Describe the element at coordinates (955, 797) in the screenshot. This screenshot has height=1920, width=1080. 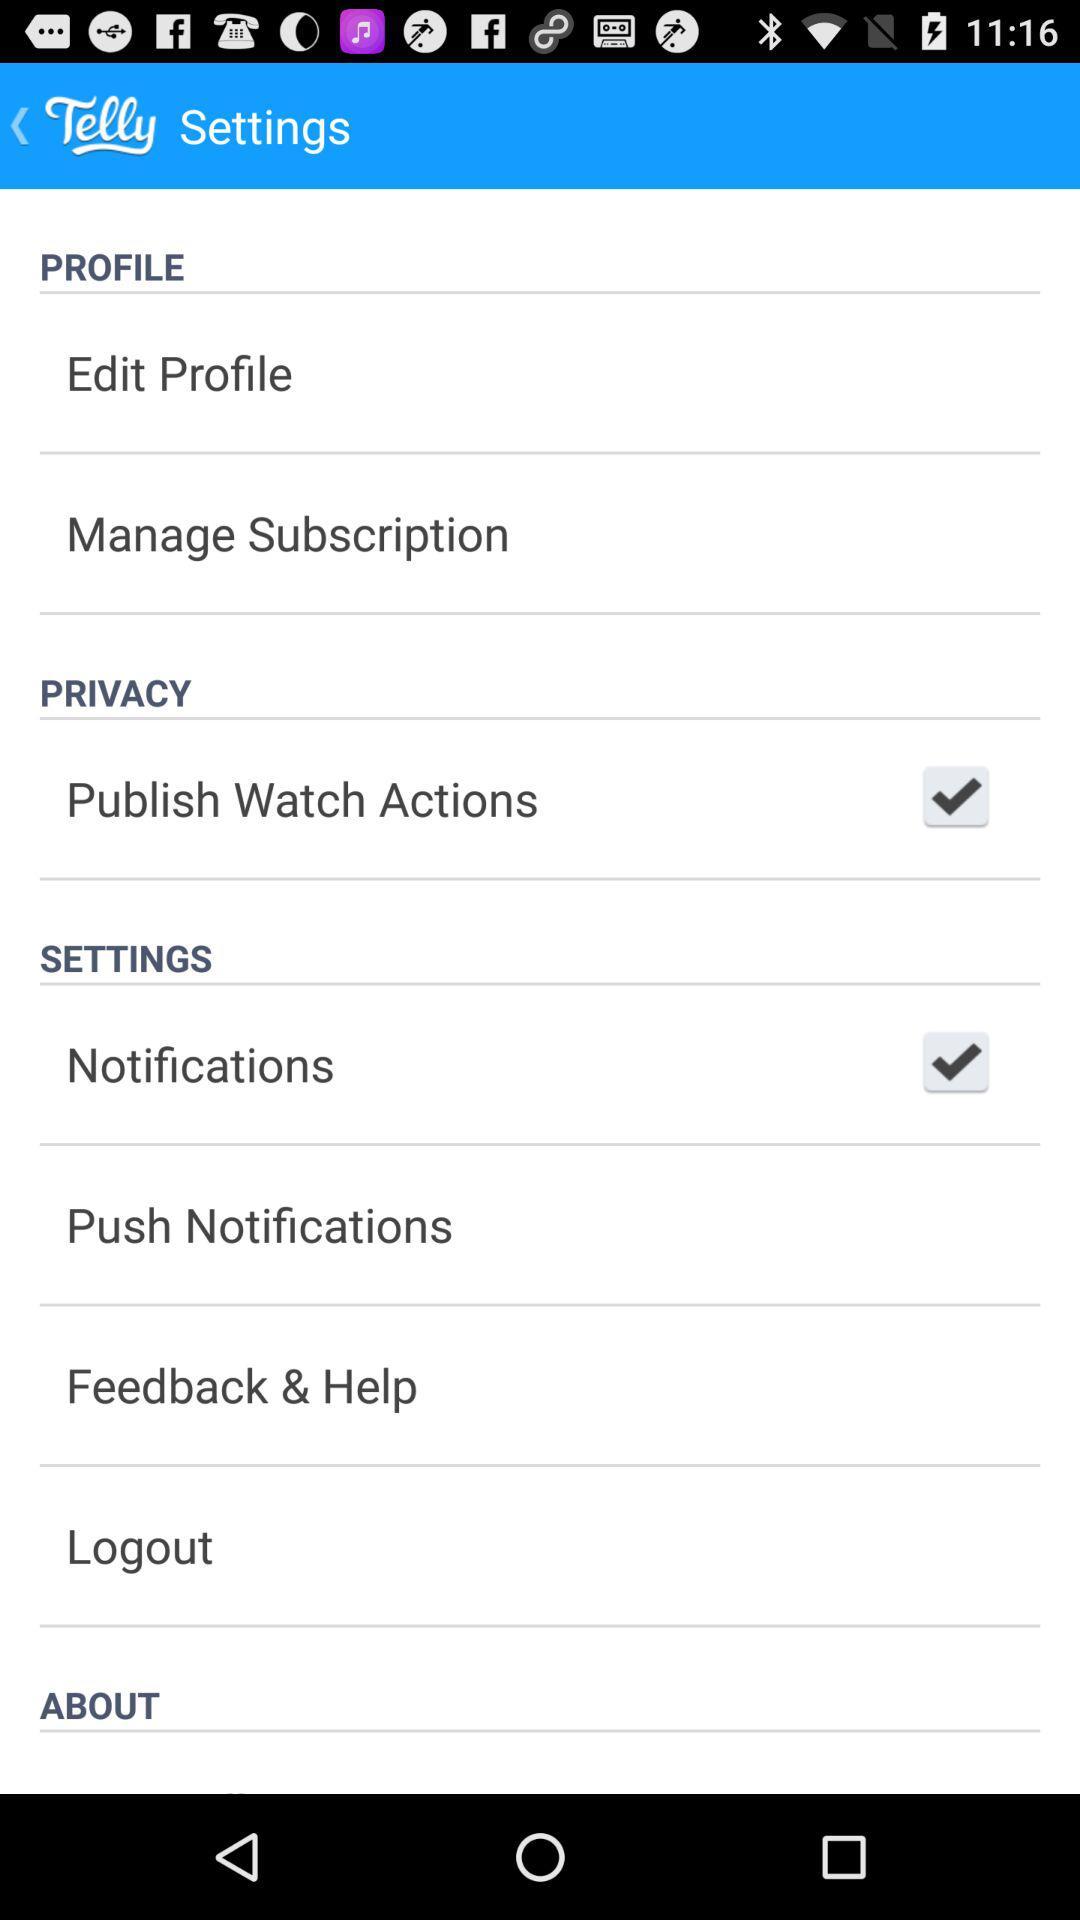
I see `publish this` at that location.